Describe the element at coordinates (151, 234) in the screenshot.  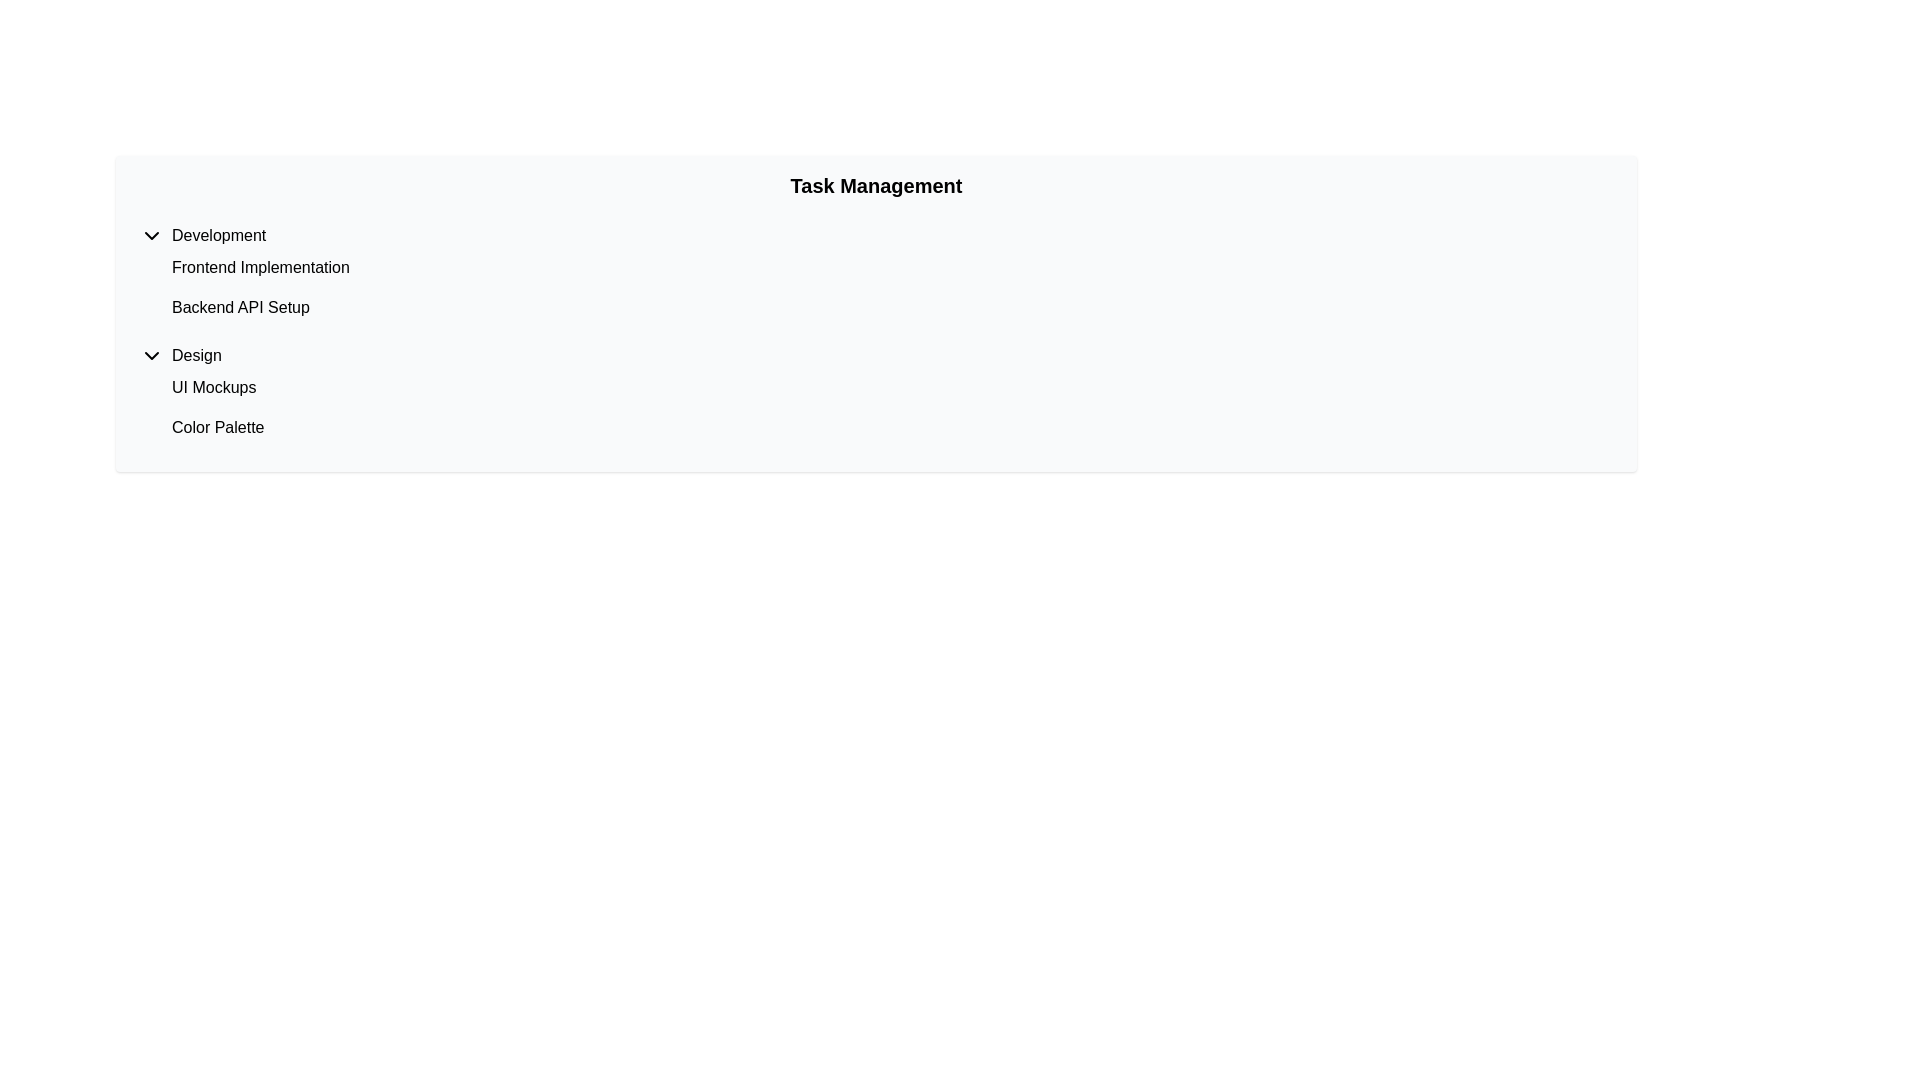
I see `the Dropdown Toggle Icon located to the left of the text 'Development'` at that location.